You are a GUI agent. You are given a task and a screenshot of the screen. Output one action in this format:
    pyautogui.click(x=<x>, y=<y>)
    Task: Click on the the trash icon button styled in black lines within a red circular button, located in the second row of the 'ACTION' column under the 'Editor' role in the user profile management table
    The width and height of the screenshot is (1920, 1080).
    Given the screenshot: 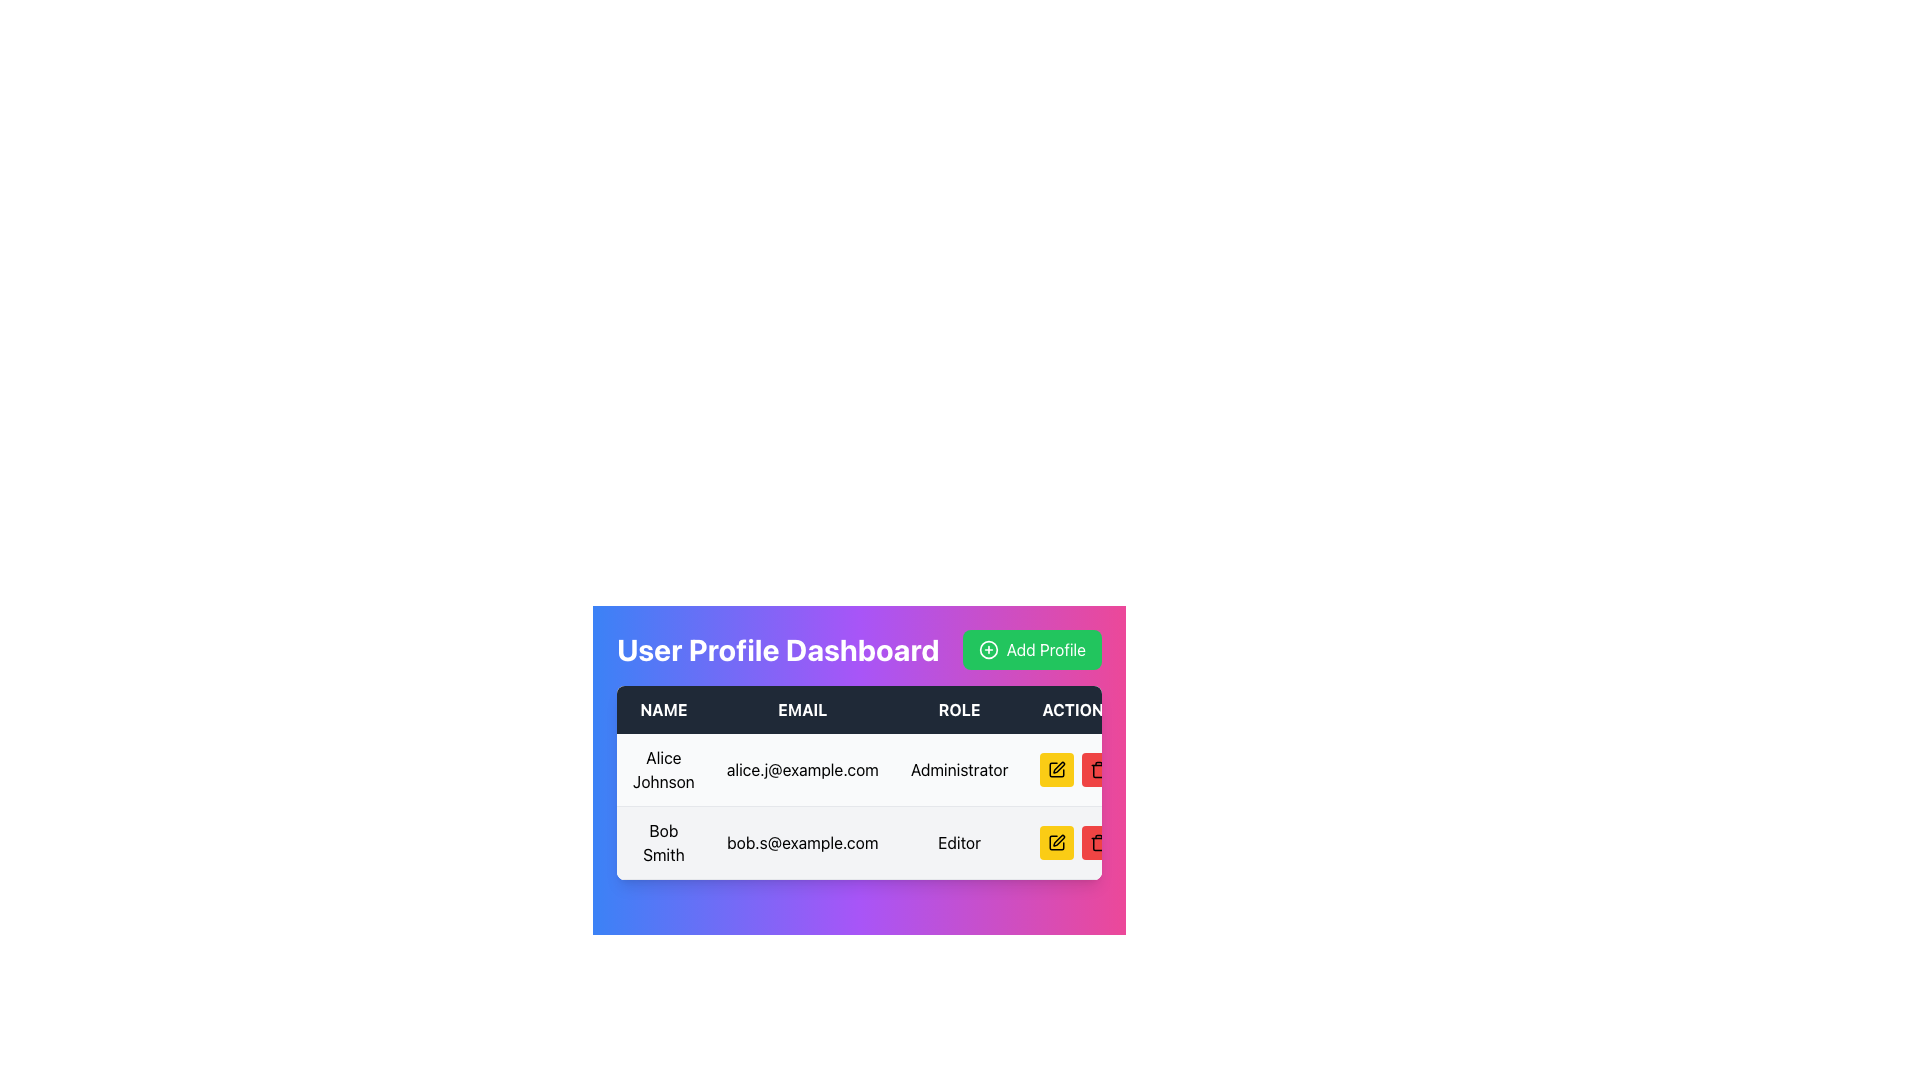 What is the action you would take?
    pyautogui.click(x=1098, y=843)
    